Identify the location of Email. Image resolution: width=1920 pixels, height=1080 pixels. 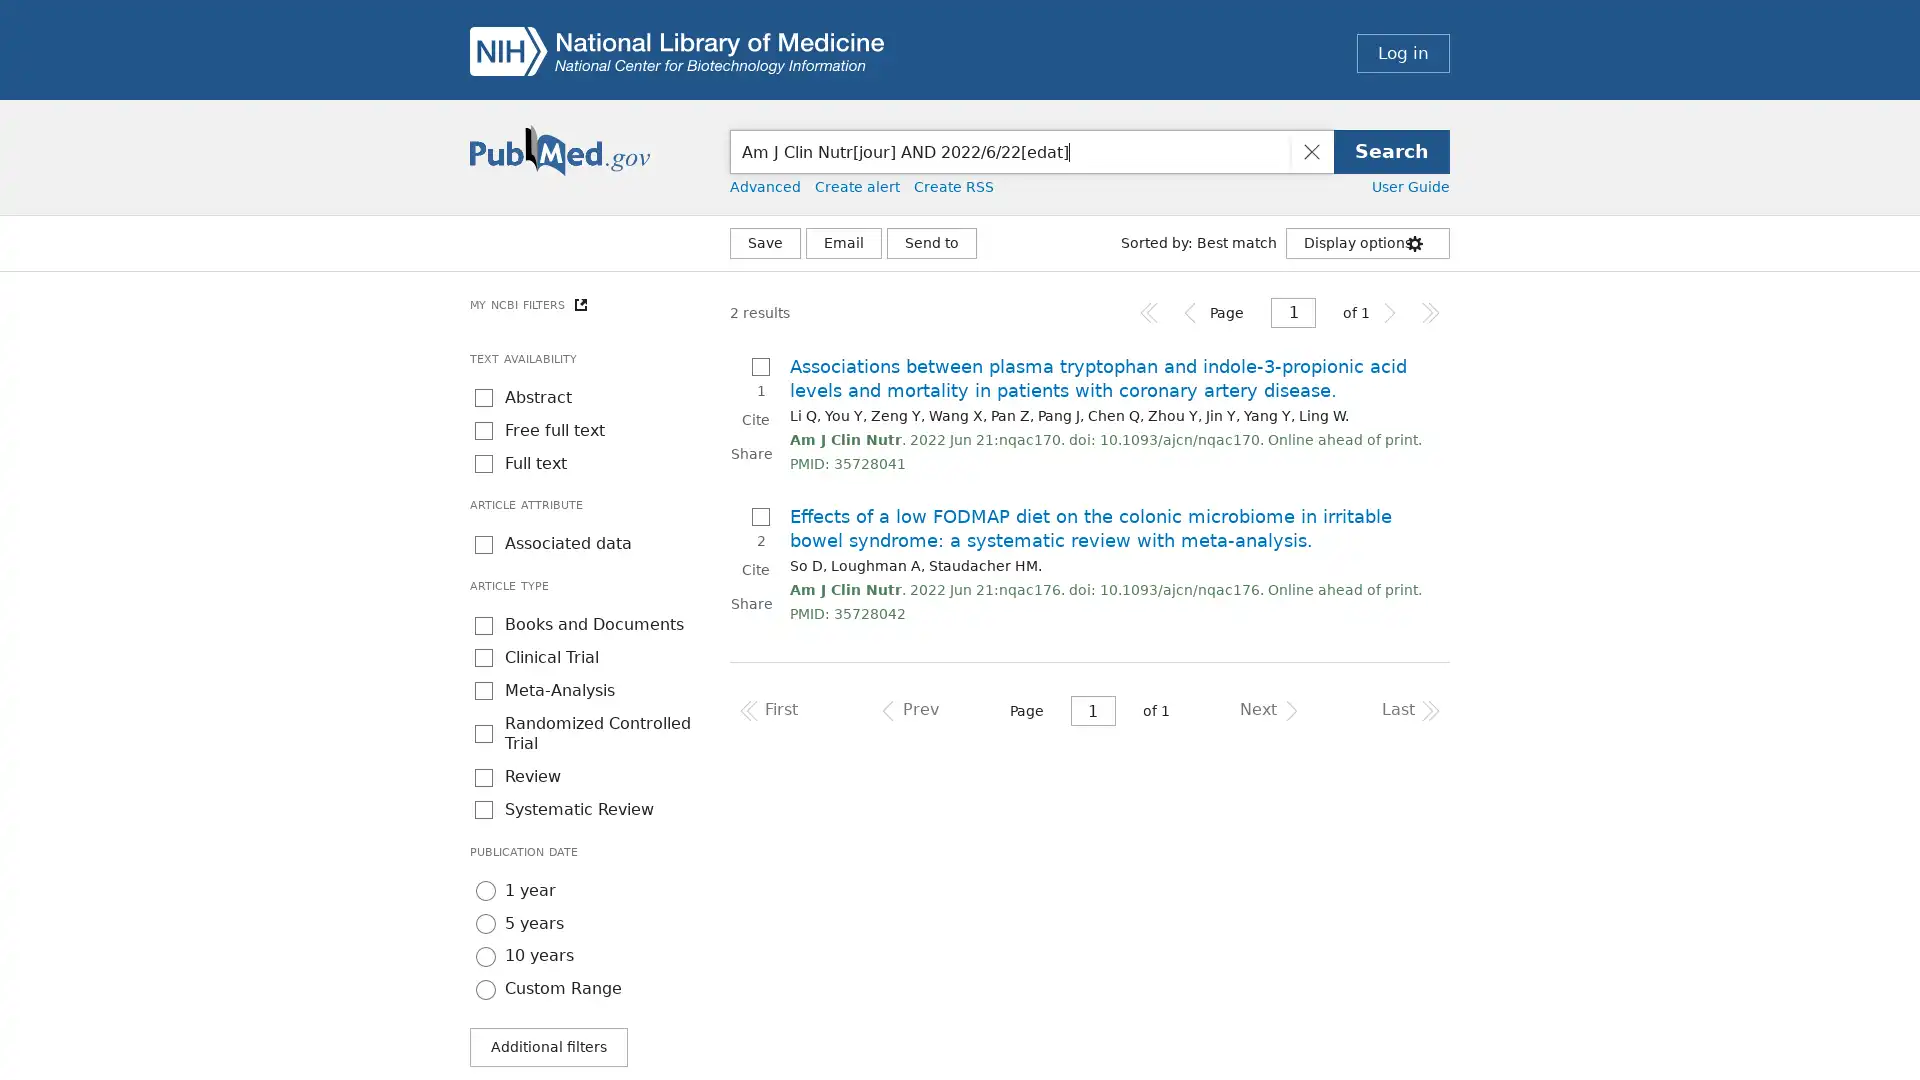
(844, 242).